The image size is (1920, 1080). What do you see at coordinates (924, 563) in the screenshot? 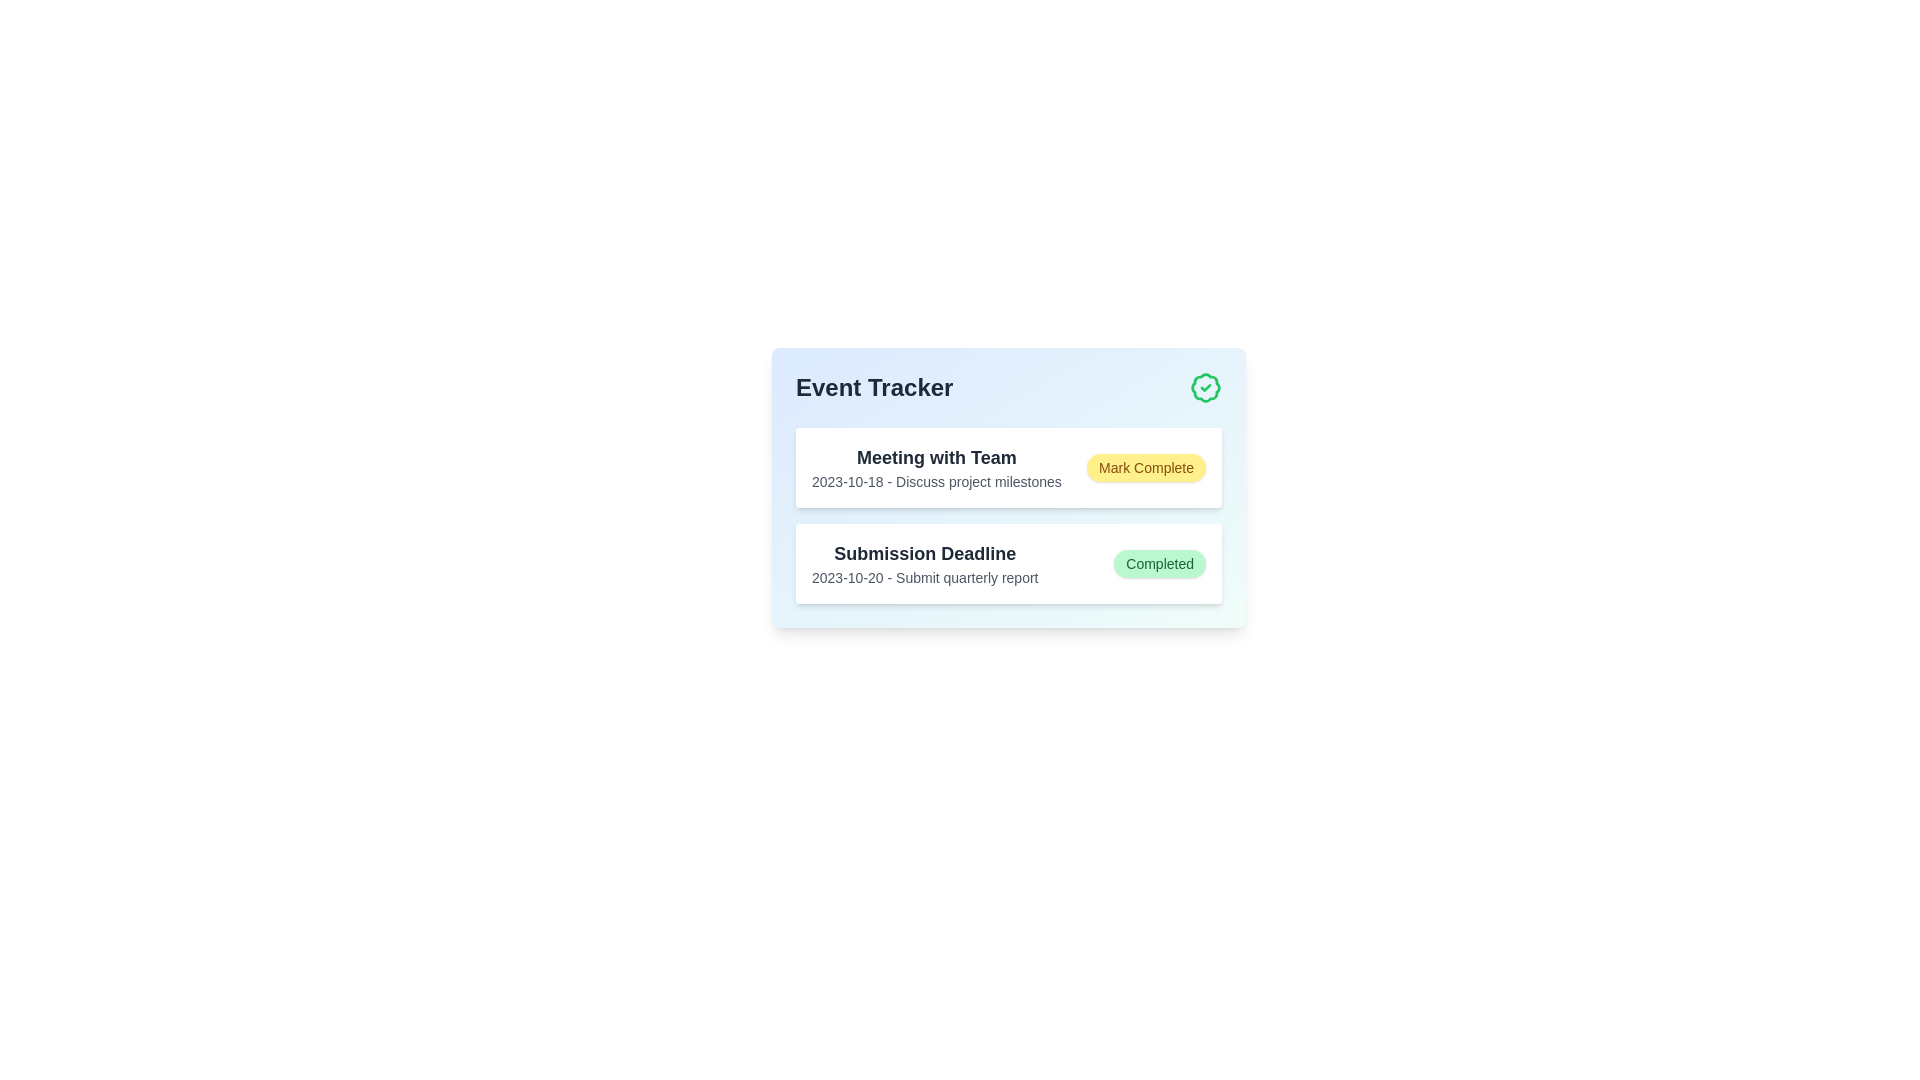
I see `the content of the text block titled 'Submission Deadline' that contains the deadline details for the quarterly report` at bounding box center [924, 563].